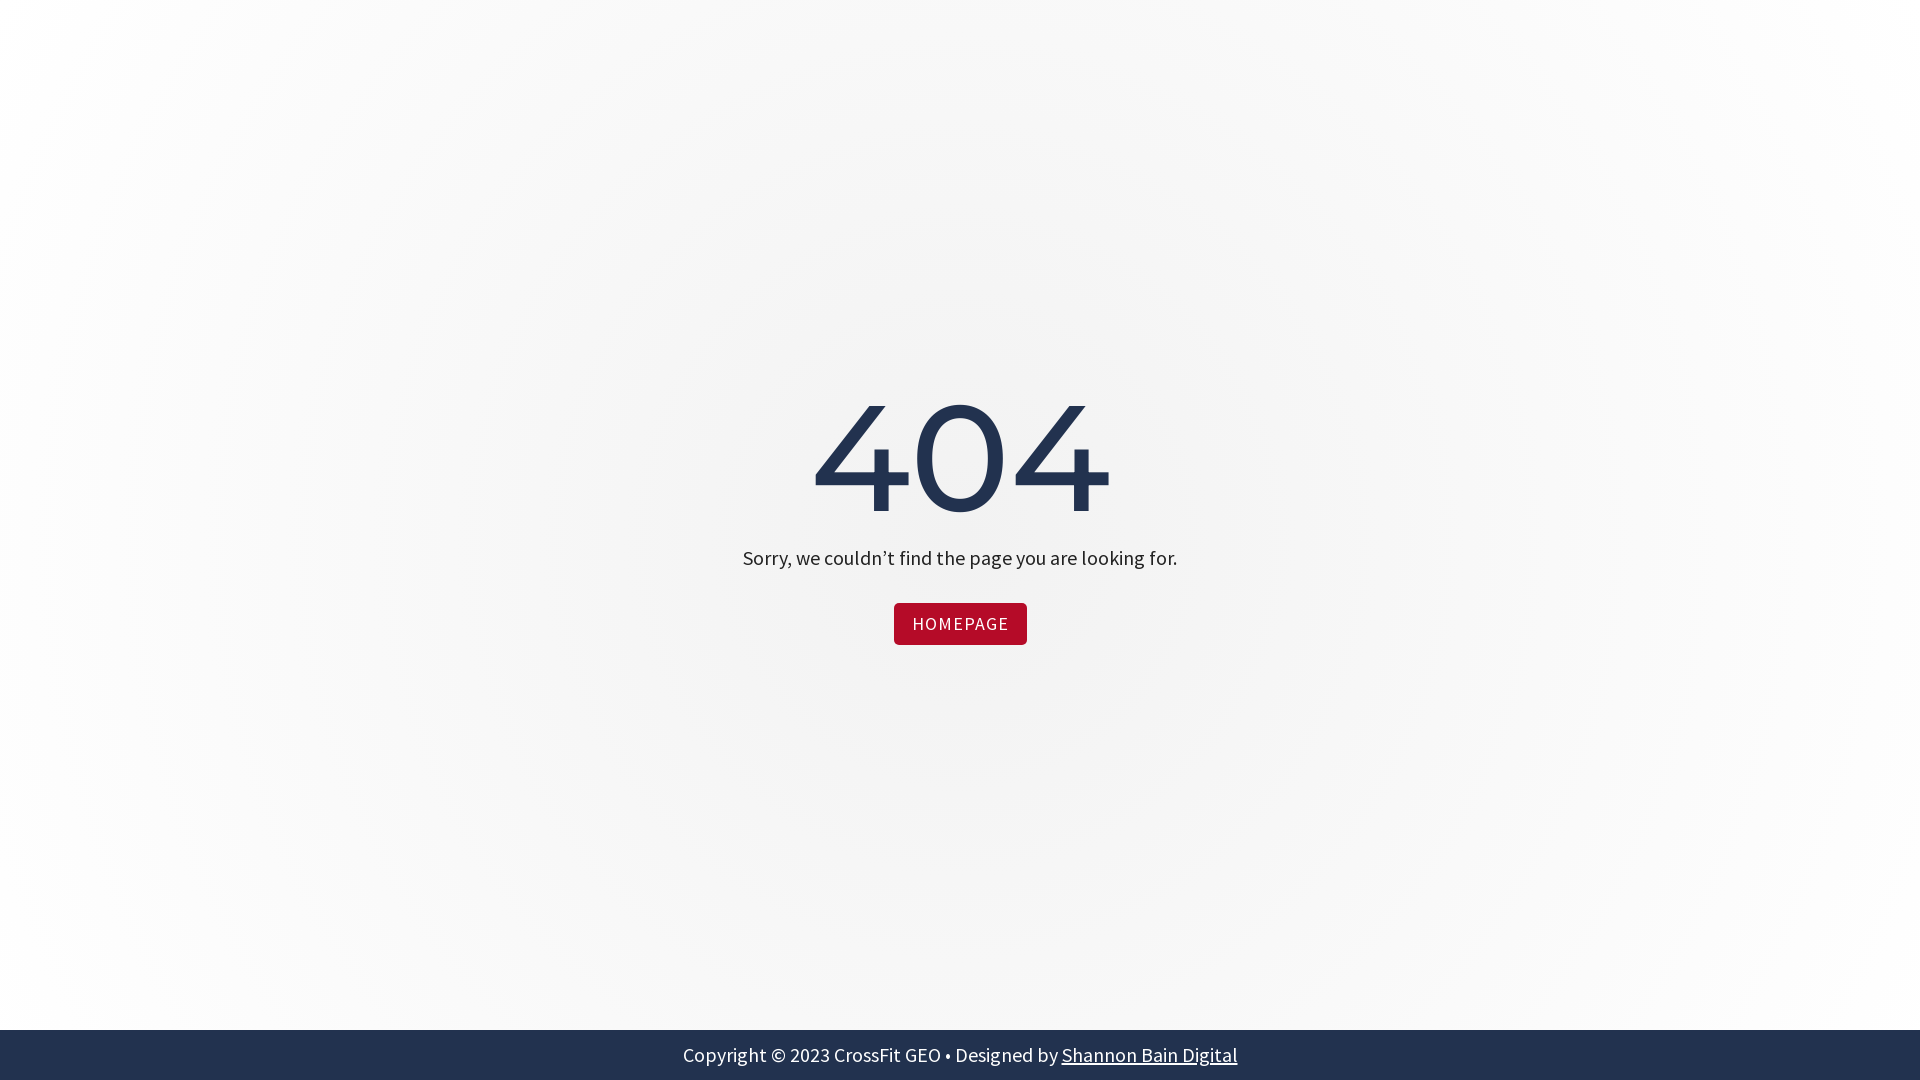 Image resolution: width=1920 pixels, height=1080 pixels. Describe the element at coordinates (892, 622) in the screenshot. I see `'HOMEPAGE'` at that location.